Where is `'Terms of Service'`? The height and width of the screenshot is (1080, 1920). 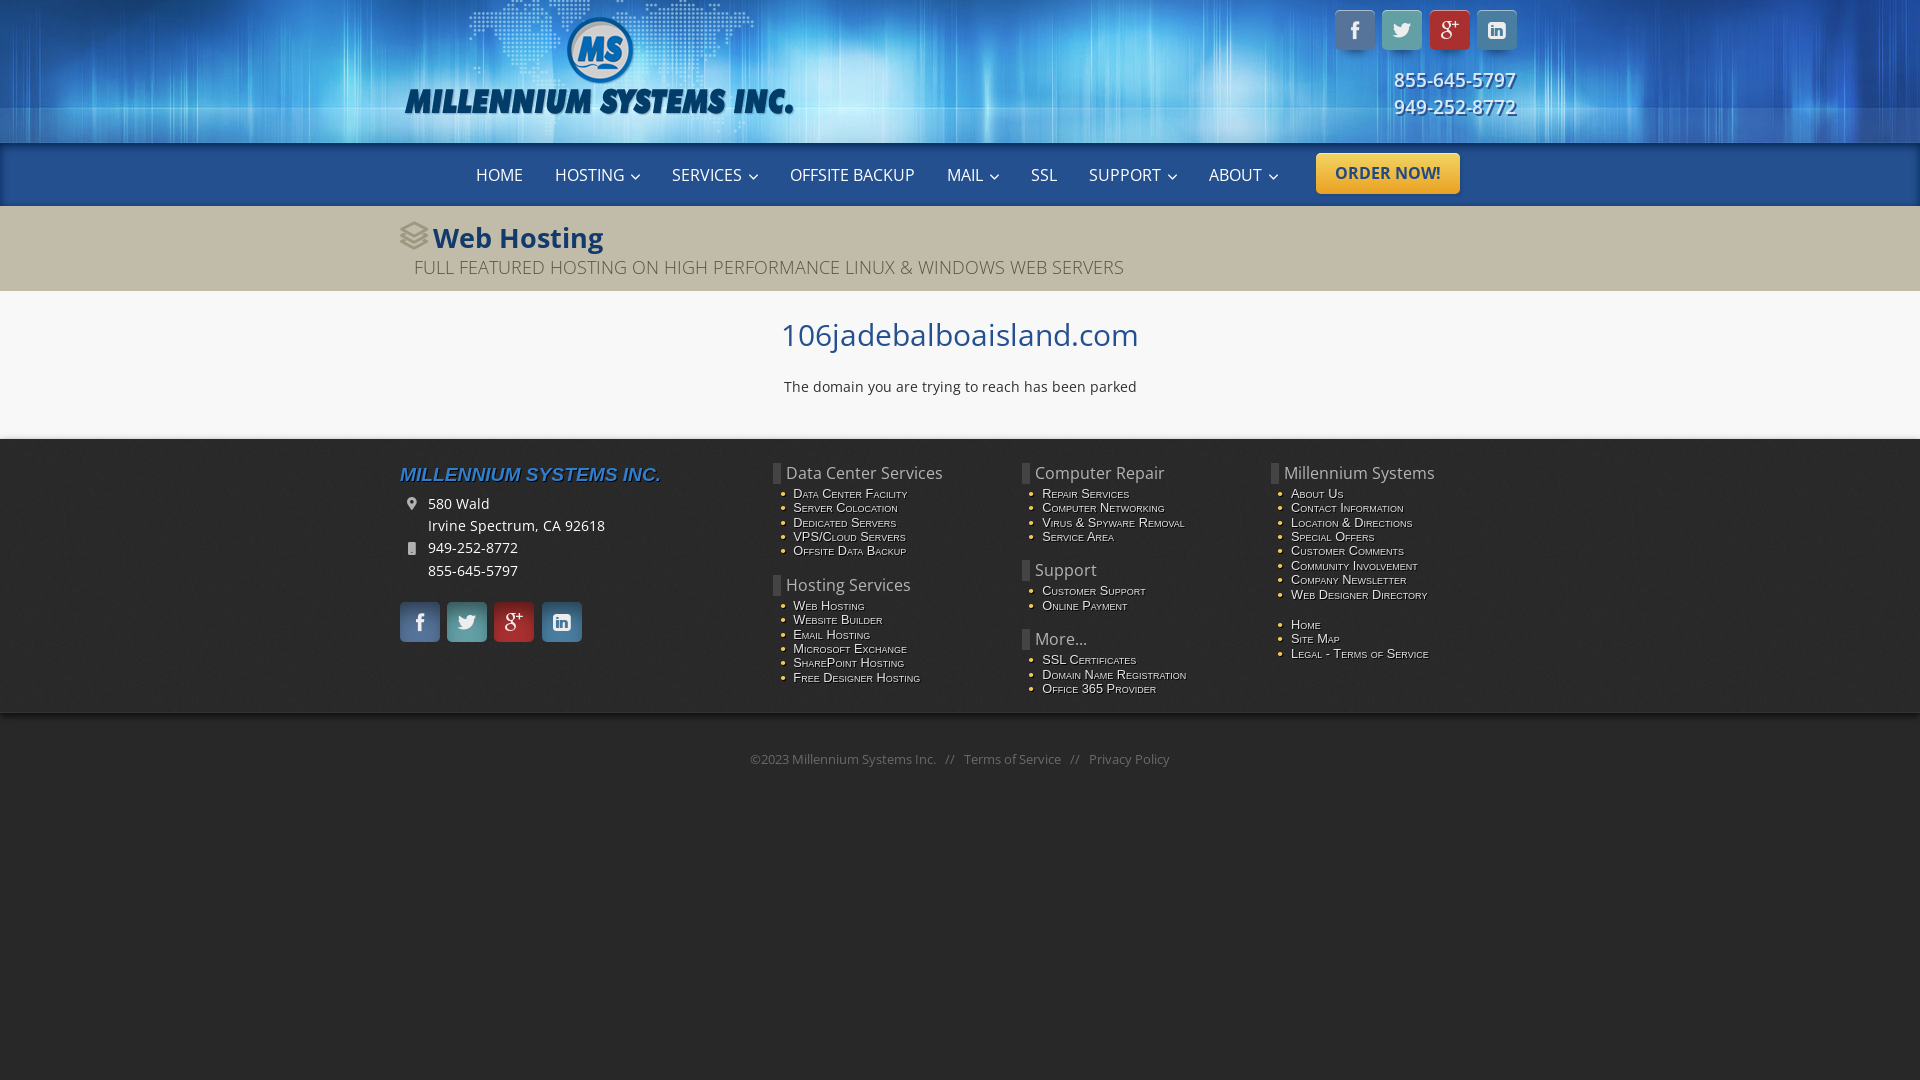 'Terms of Service' is located at coordinates (1012, 759).